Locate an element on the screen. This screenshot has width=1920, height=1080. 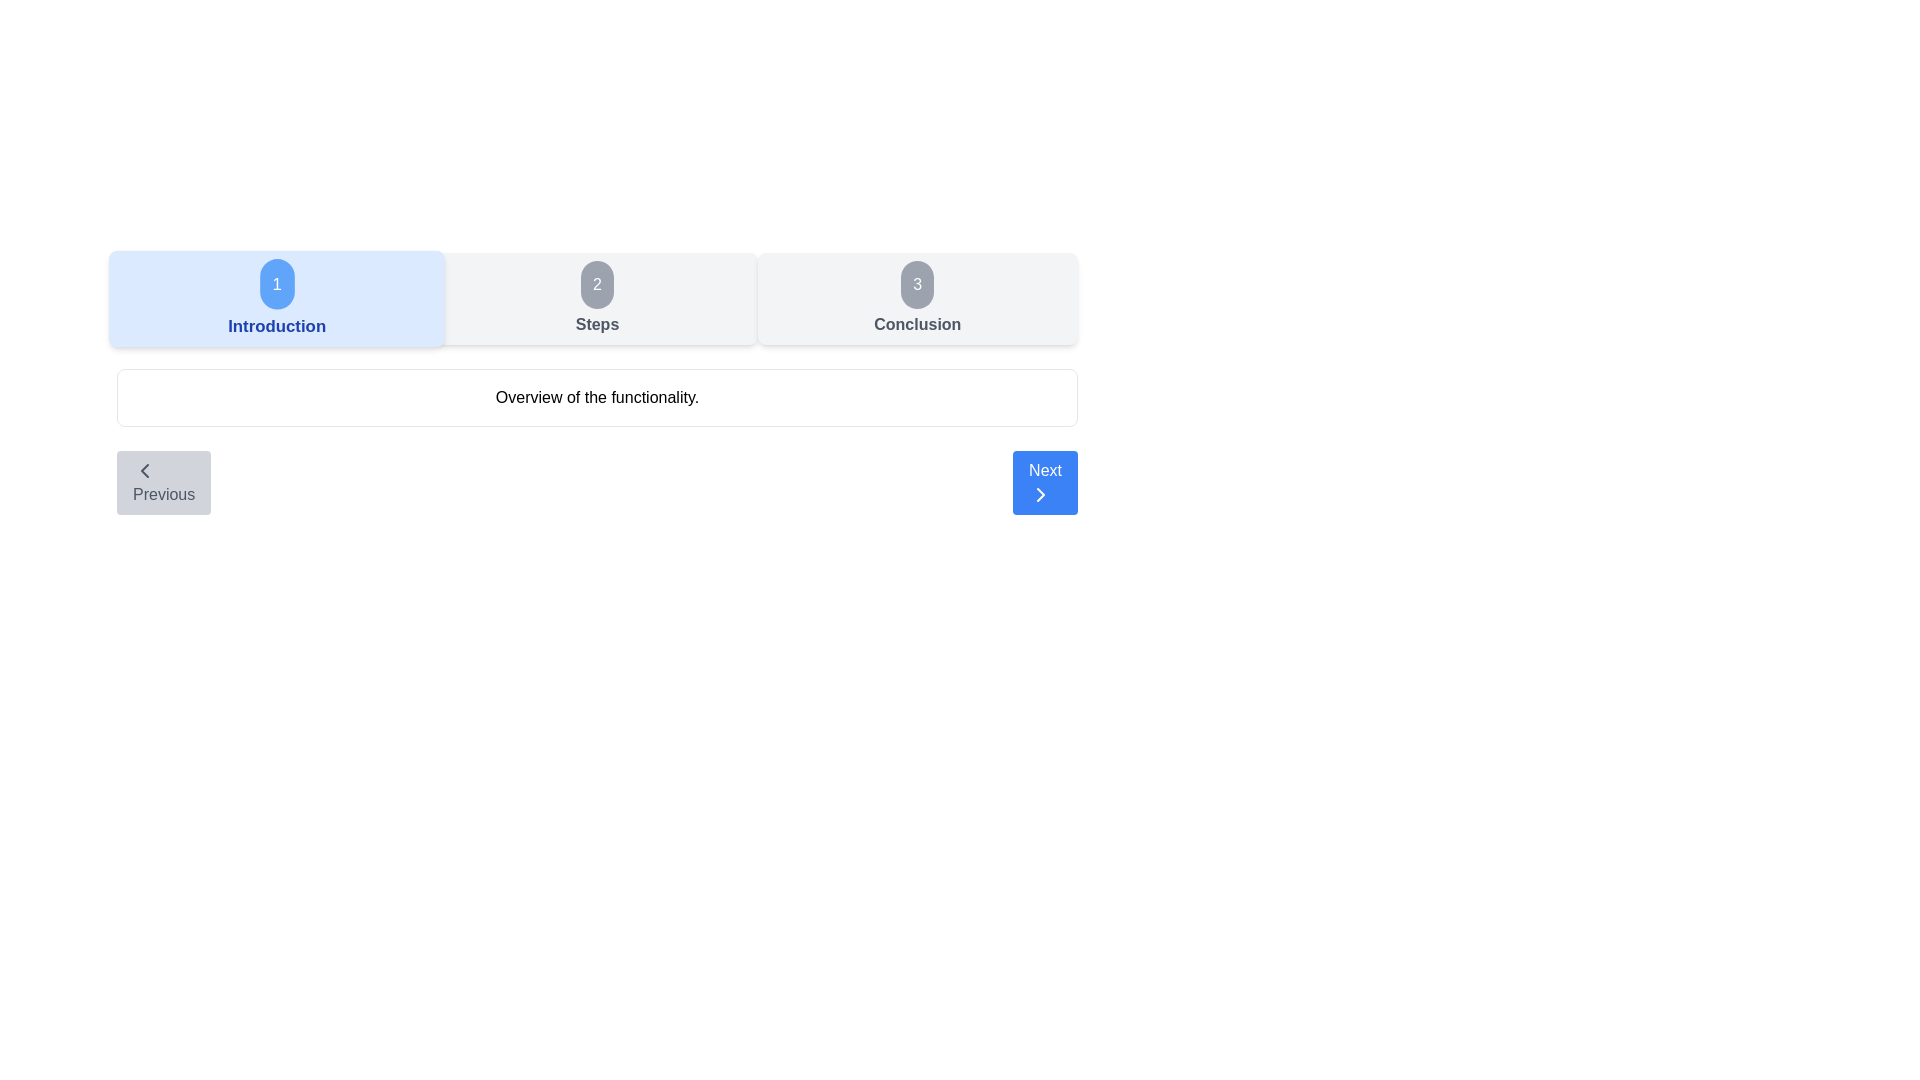
the Previous button to navigate between steps is located at coordinates (163, 482).